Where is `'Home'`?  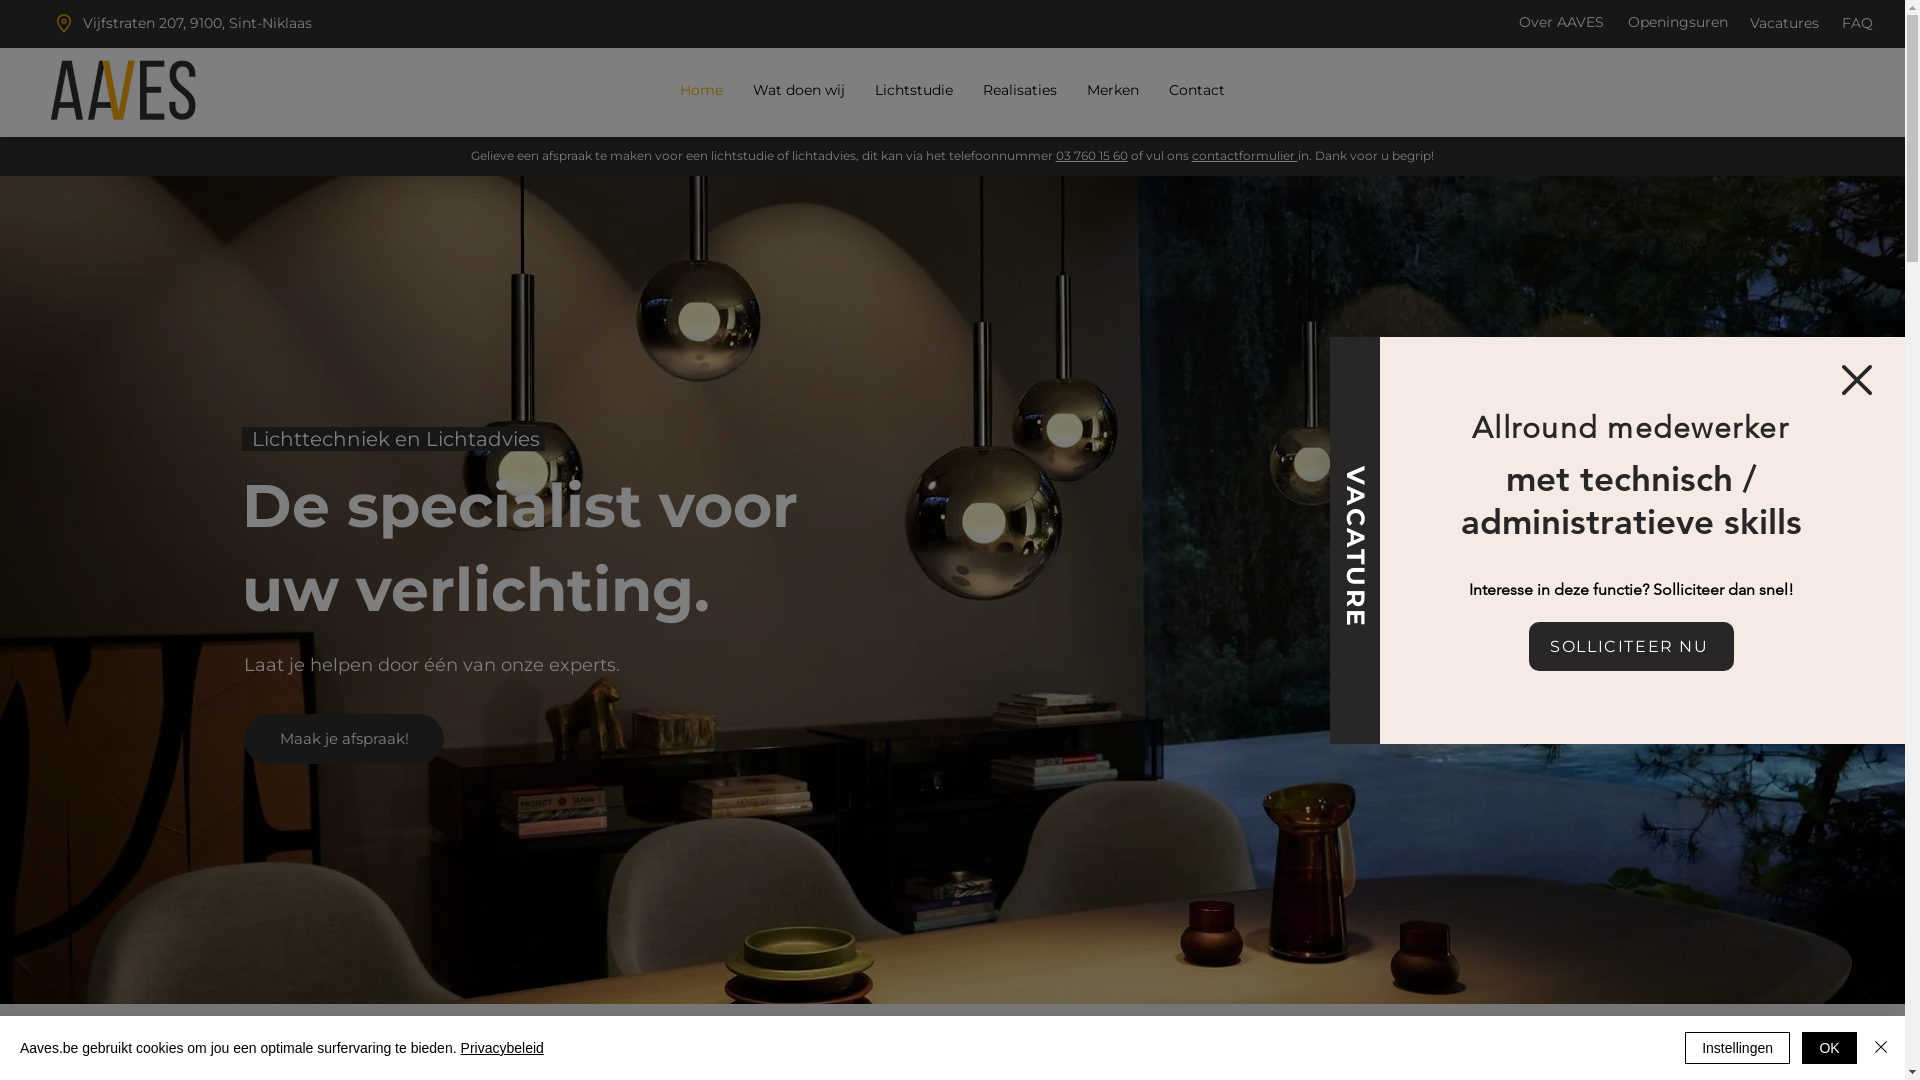
'Home' is located at coordinates (700, 90).